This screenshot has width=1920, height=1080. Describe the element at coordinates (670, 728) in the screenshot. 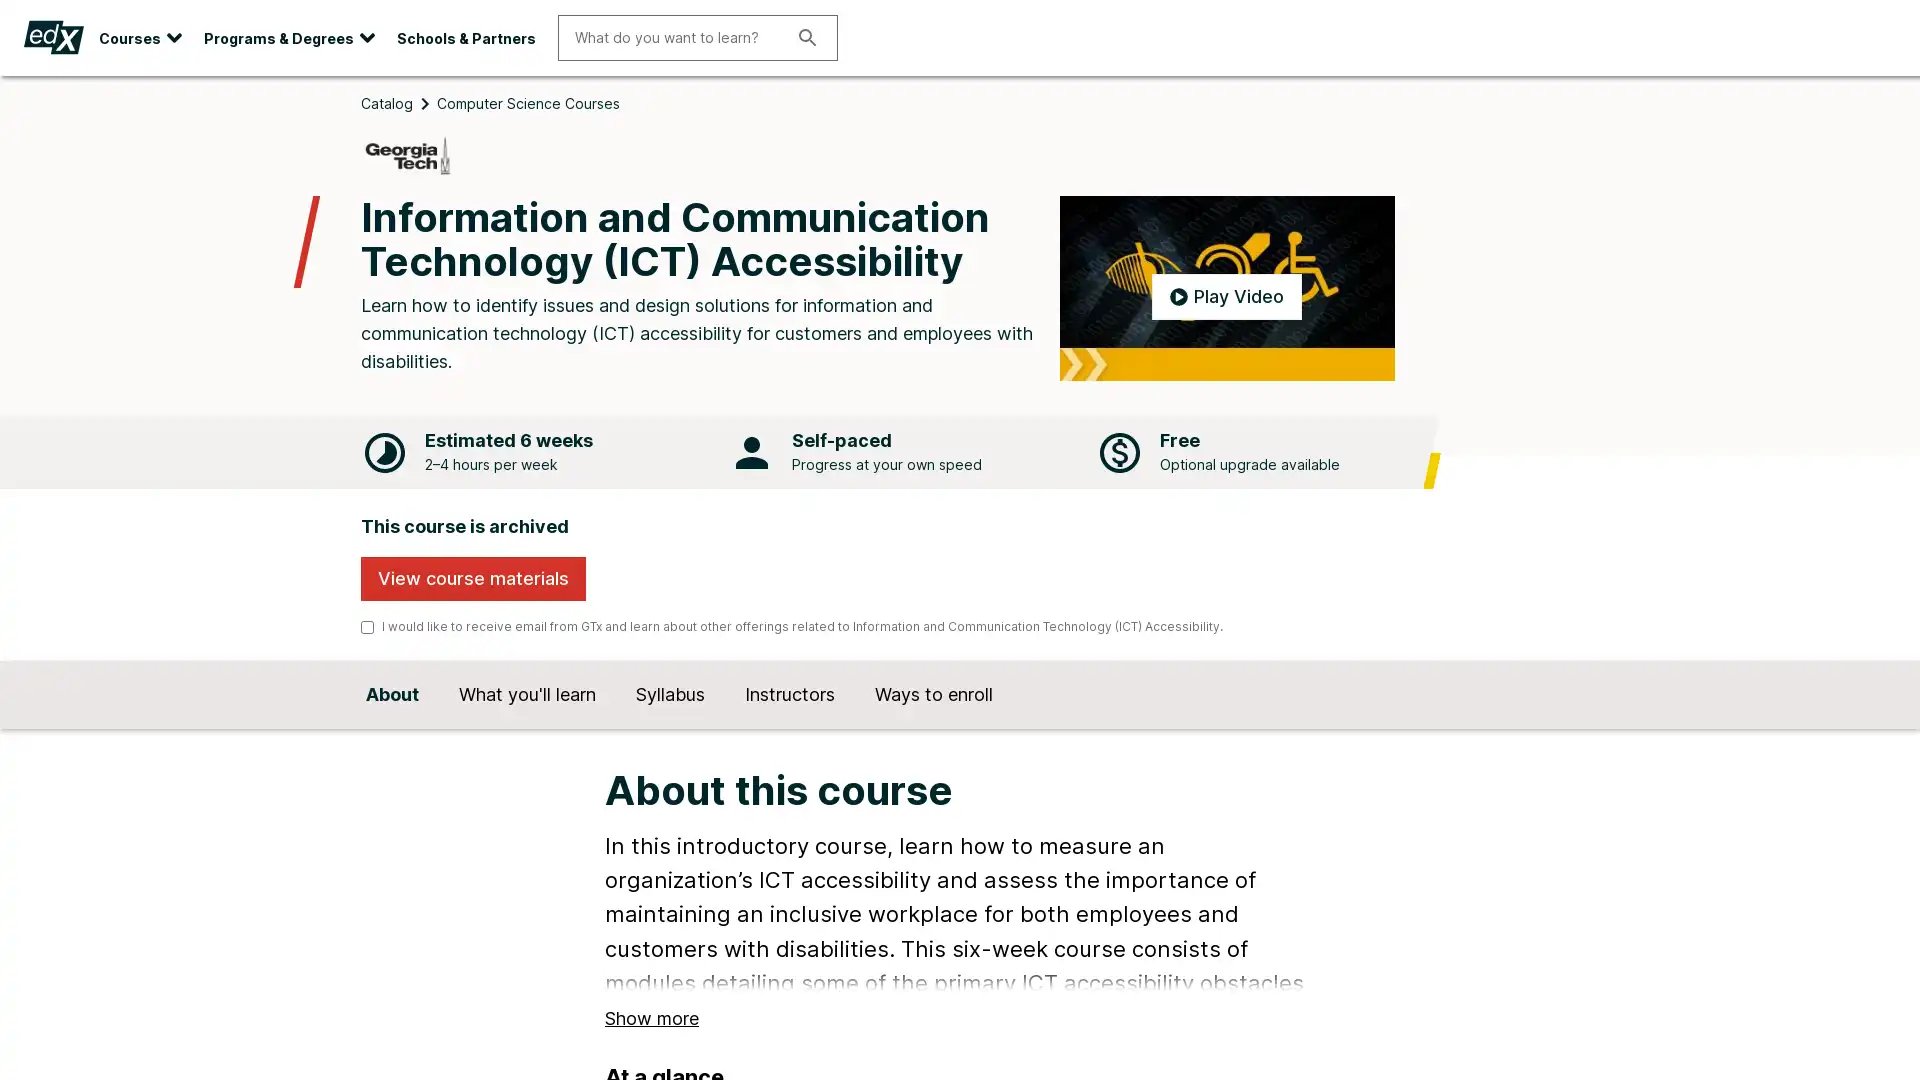

I see `Syllabus` at that location.